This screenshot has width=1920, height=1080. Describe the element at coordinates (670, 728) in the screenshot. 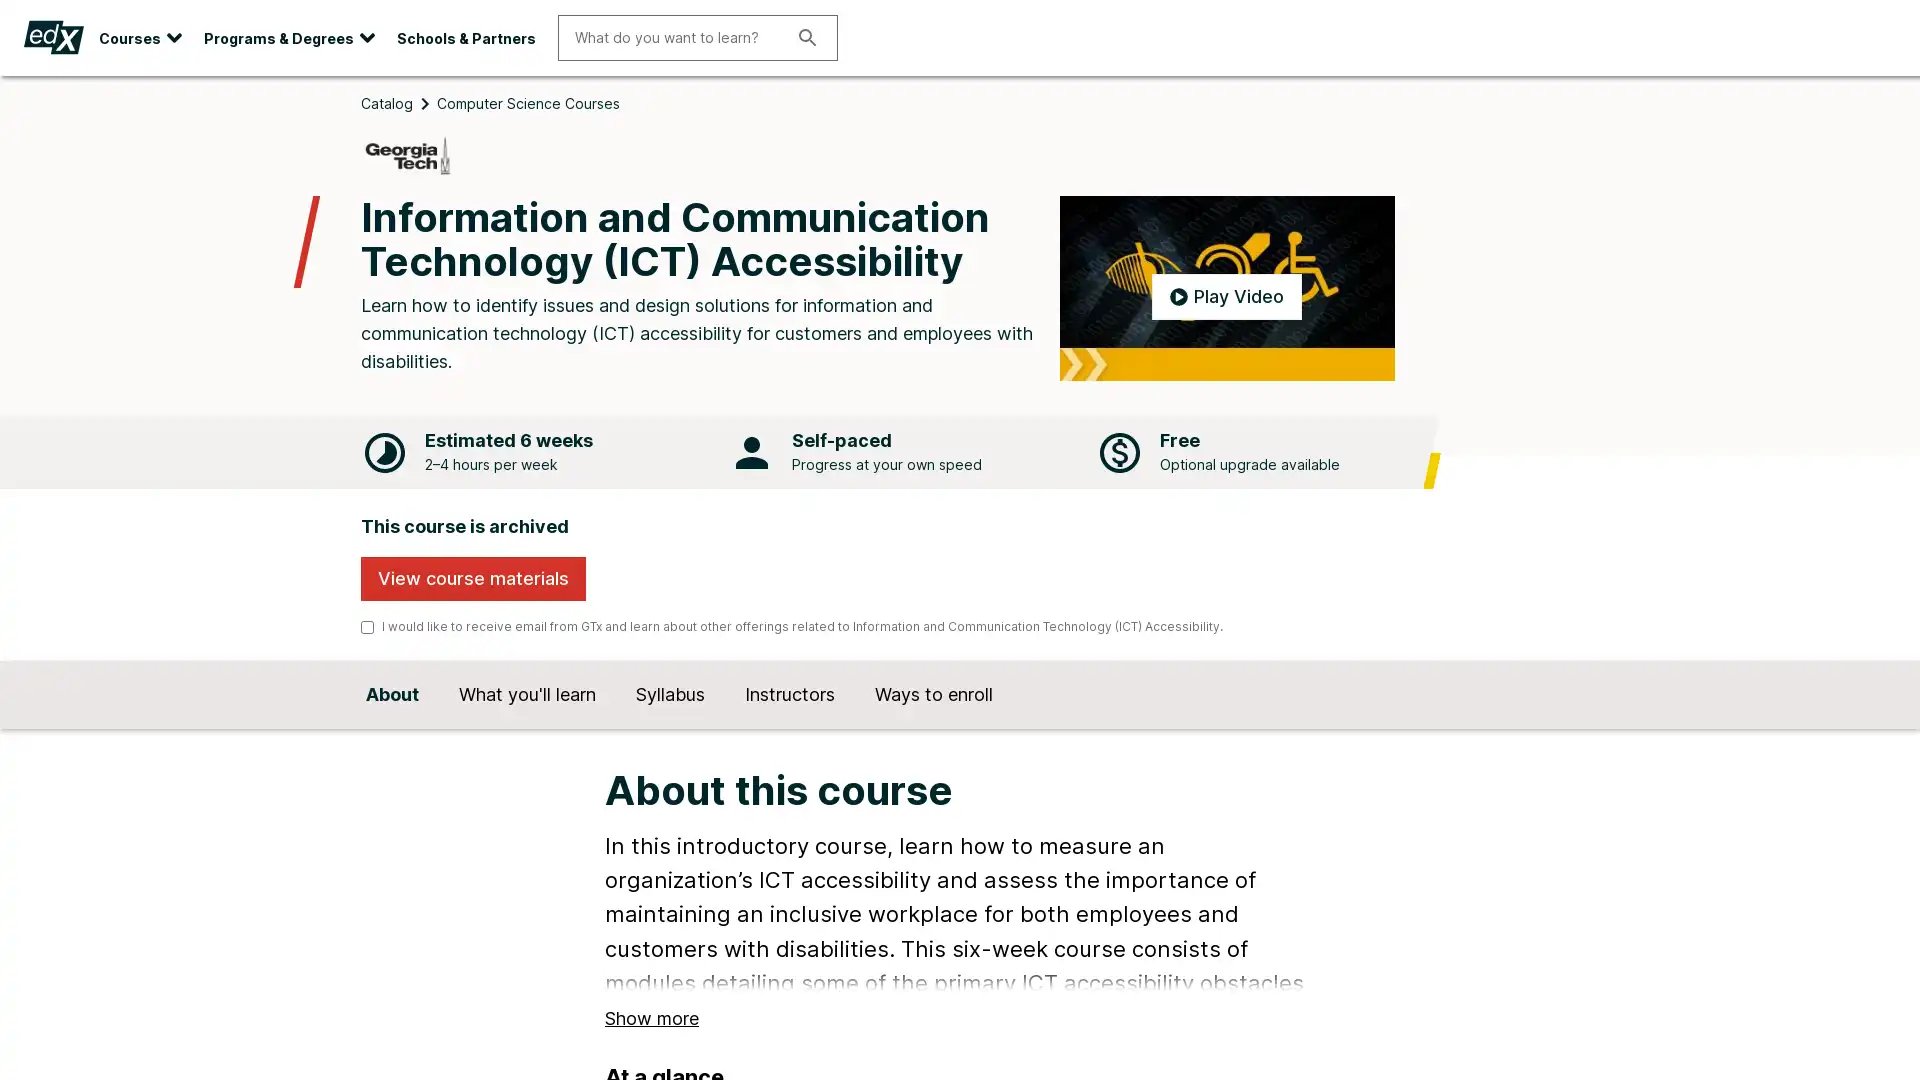

I see `Syllabus` at that location.